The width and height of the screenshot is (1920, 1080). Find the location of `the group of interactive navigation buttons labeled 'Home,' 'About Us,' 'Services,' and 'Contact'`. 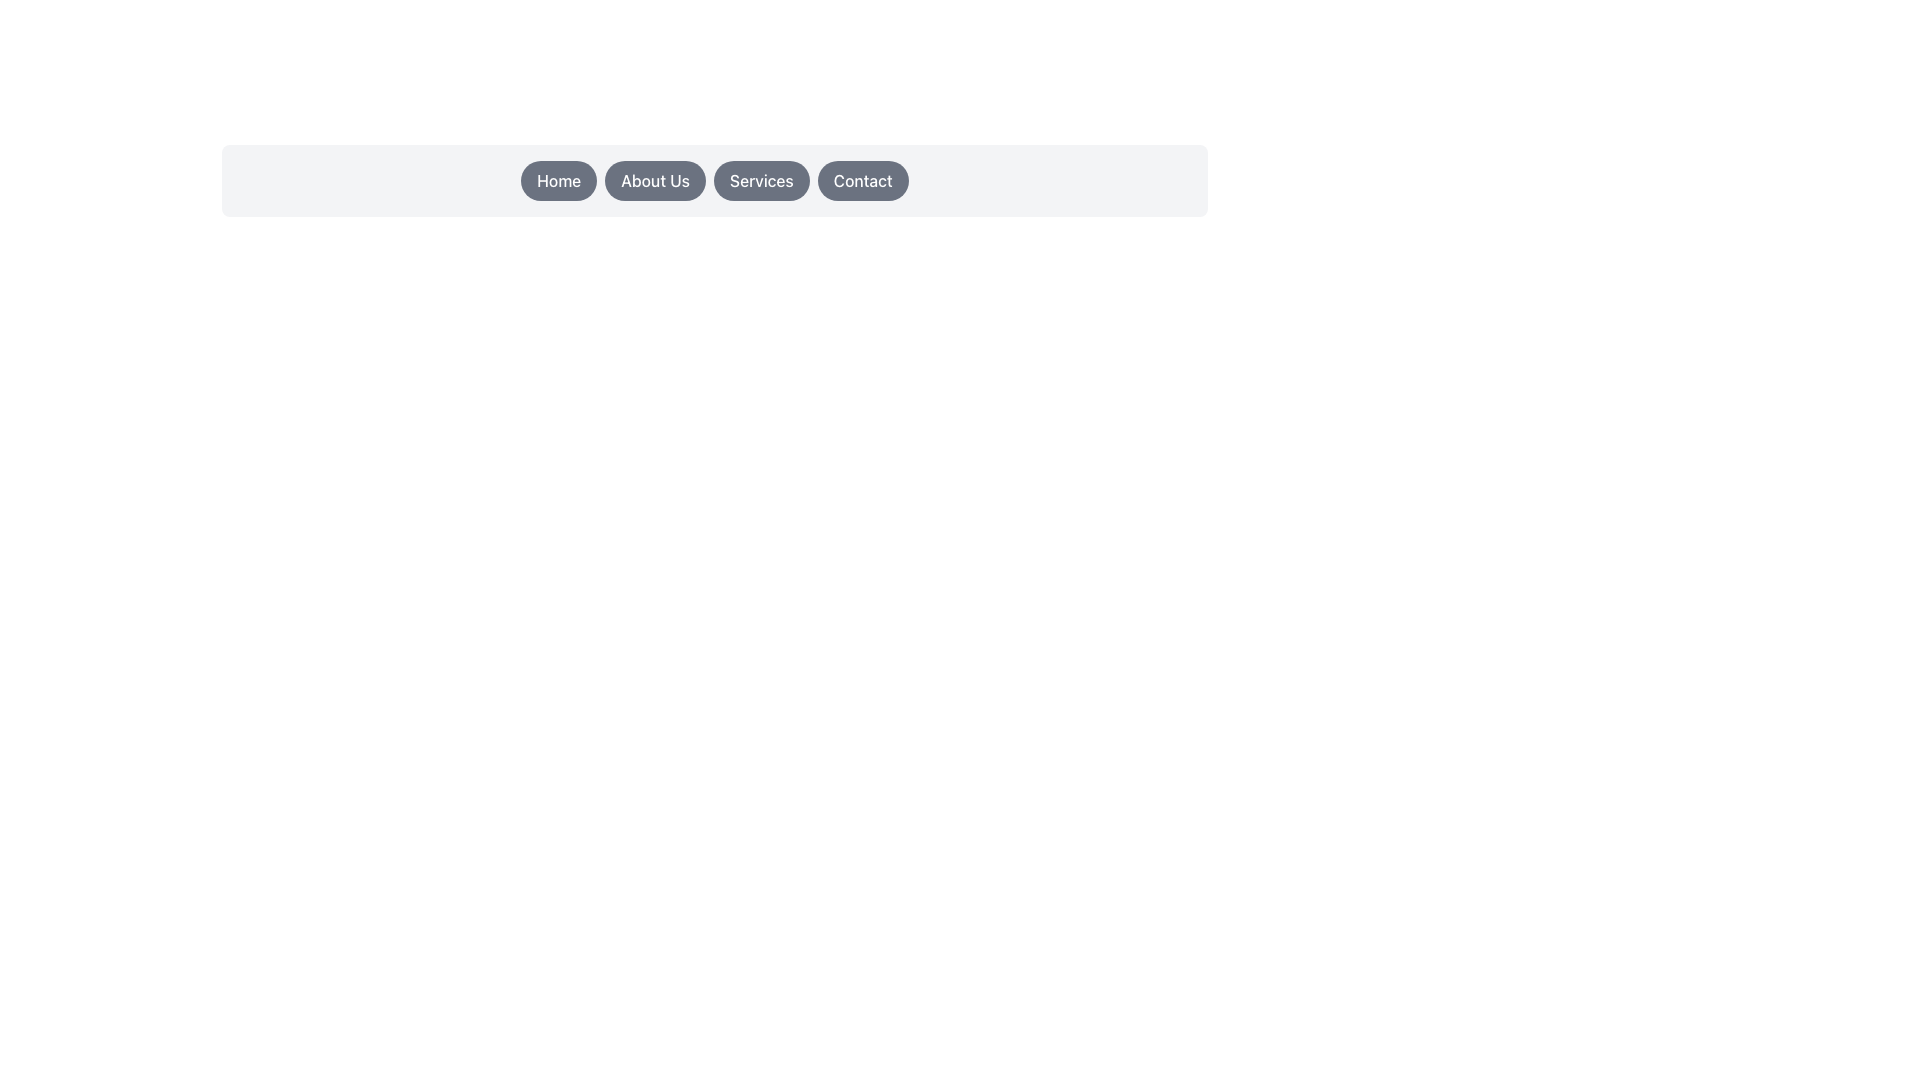

the group of interactive navigation buttons labeled 'Home,' 'About Us,' 'Services,' and 'Contact' is located at coordinates (715, 181).